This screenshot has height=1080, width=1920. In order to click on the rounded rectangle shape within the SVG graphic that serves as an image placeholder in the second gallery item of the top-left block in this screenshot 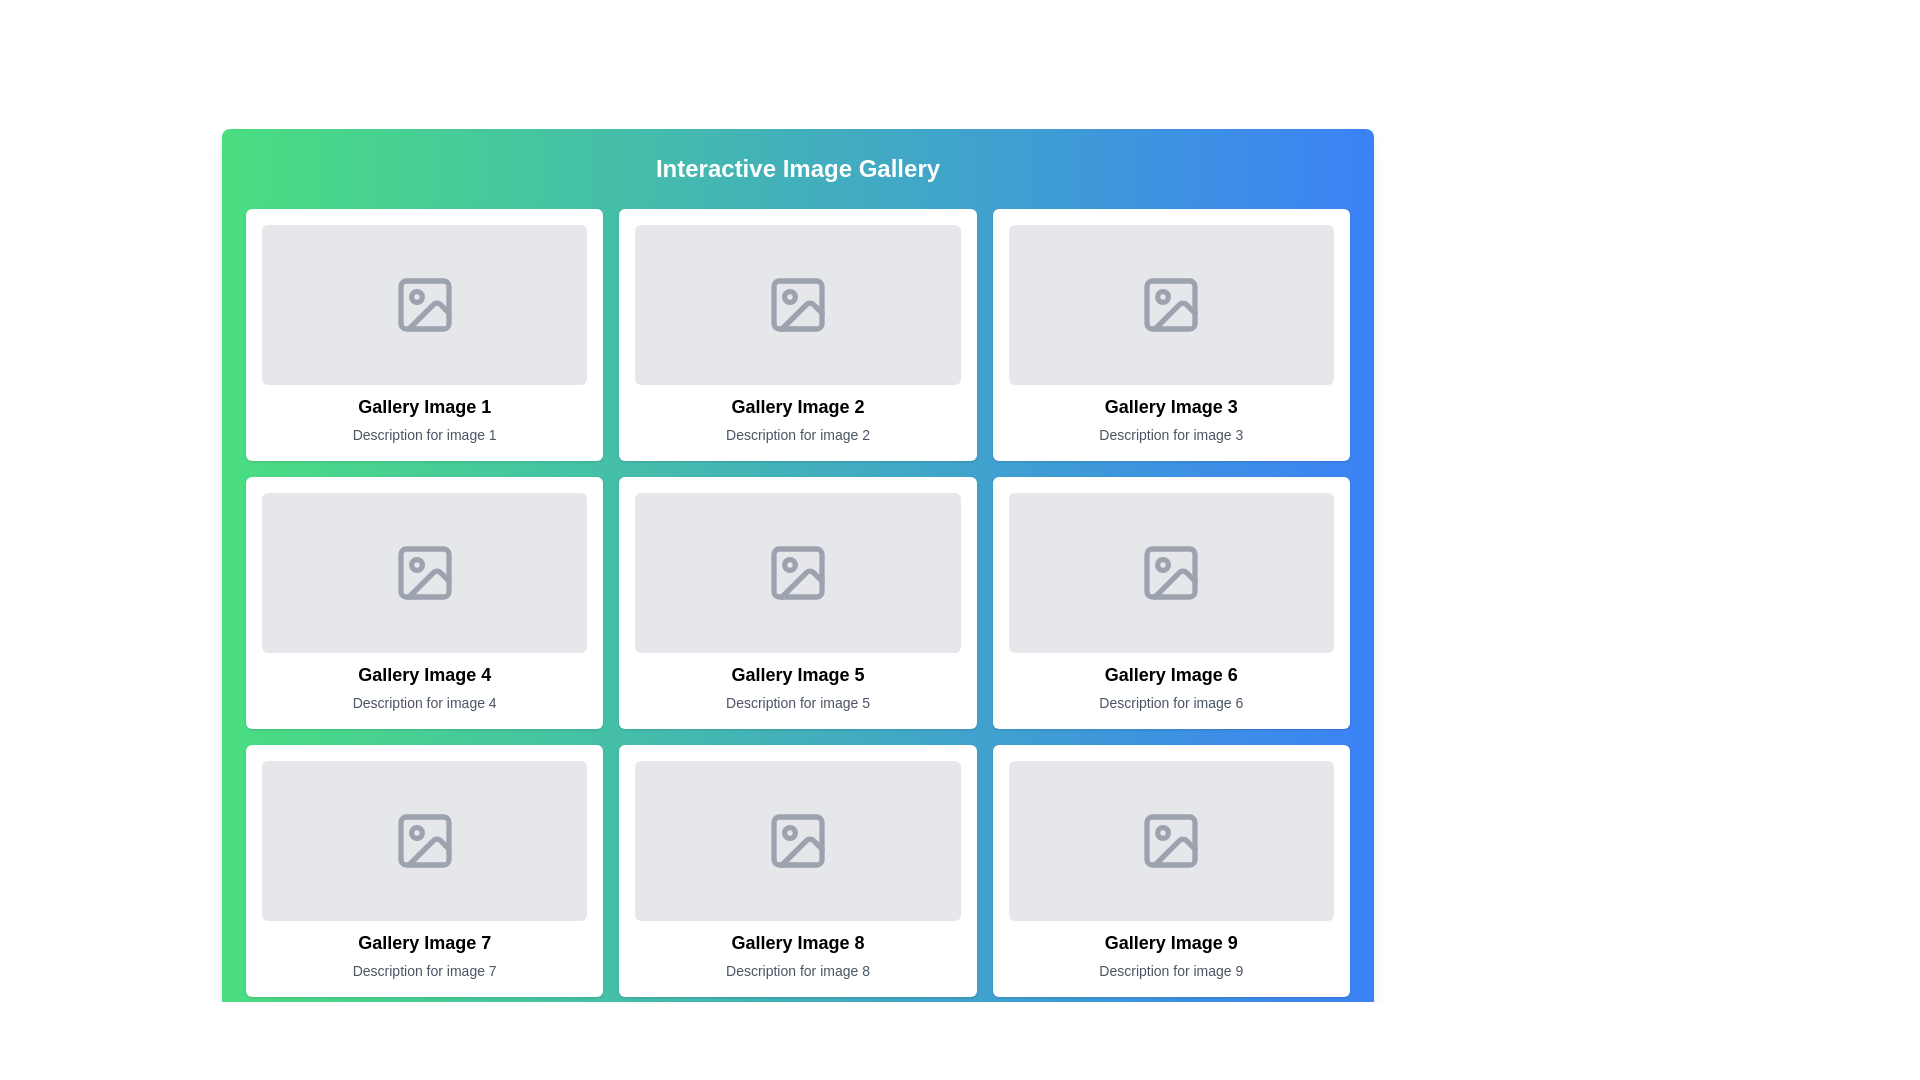, I will do `click(796, 304)`.